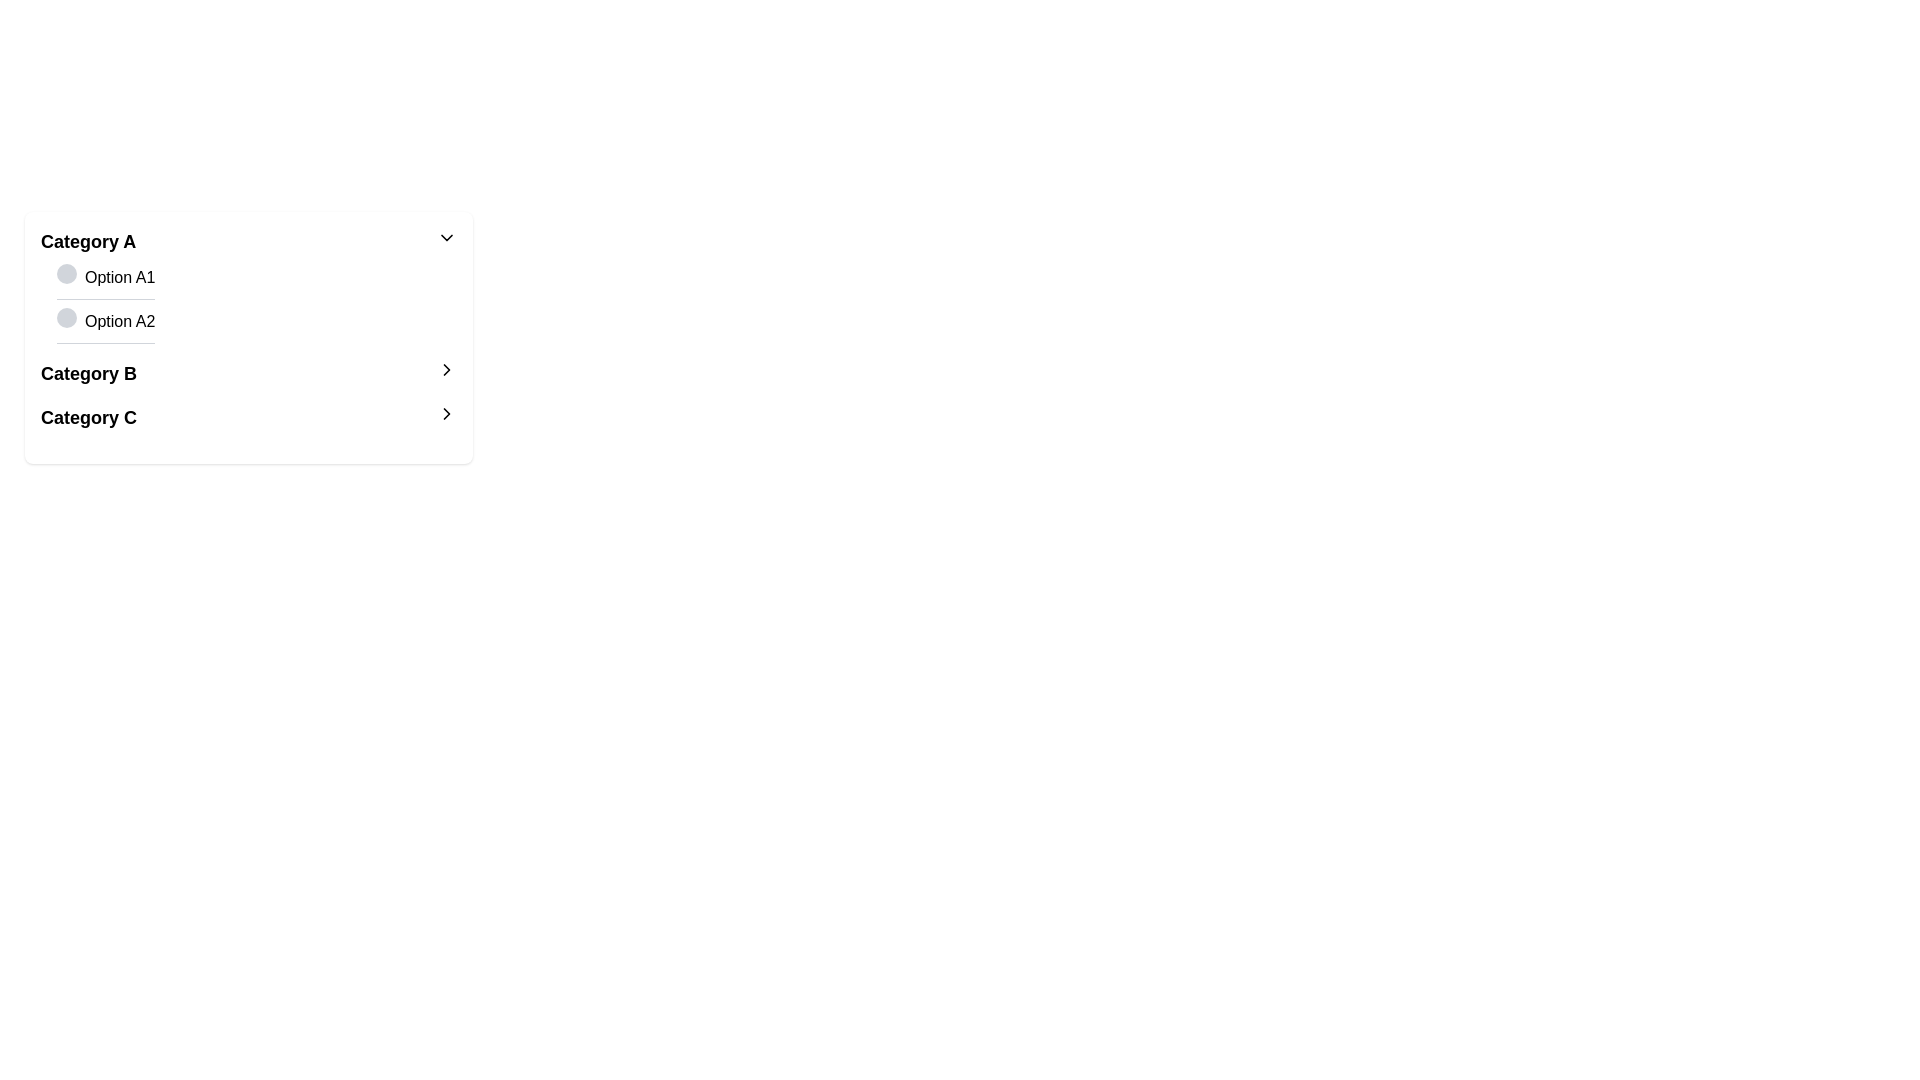 This screenshot has height=1080, width=1920. I want to click on the right-pointing chevron icon located to the right of the 'Category B' text option in the dropdown panel, so click(445, 412).